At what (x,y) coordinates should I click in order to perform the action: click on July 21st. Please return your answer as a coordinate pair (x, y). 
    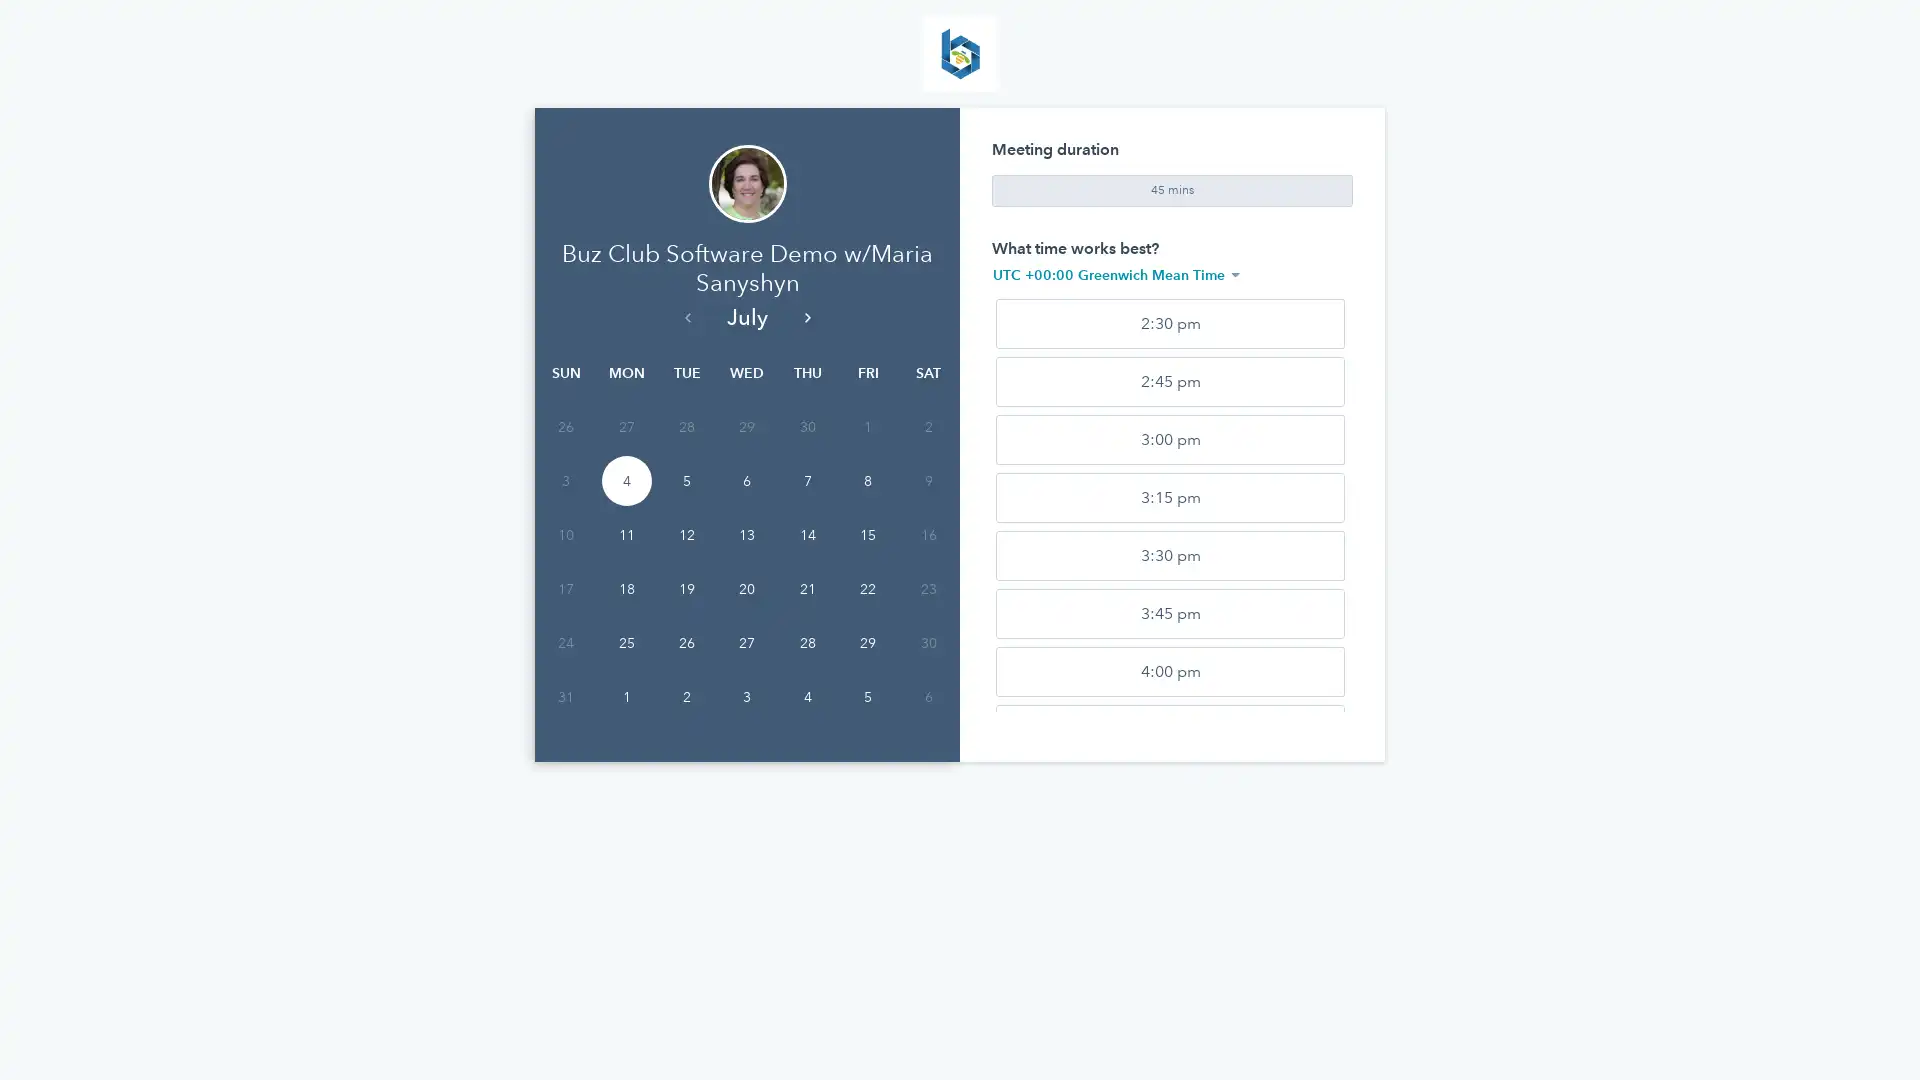
    Looking at the image, I should click on (806, 588).